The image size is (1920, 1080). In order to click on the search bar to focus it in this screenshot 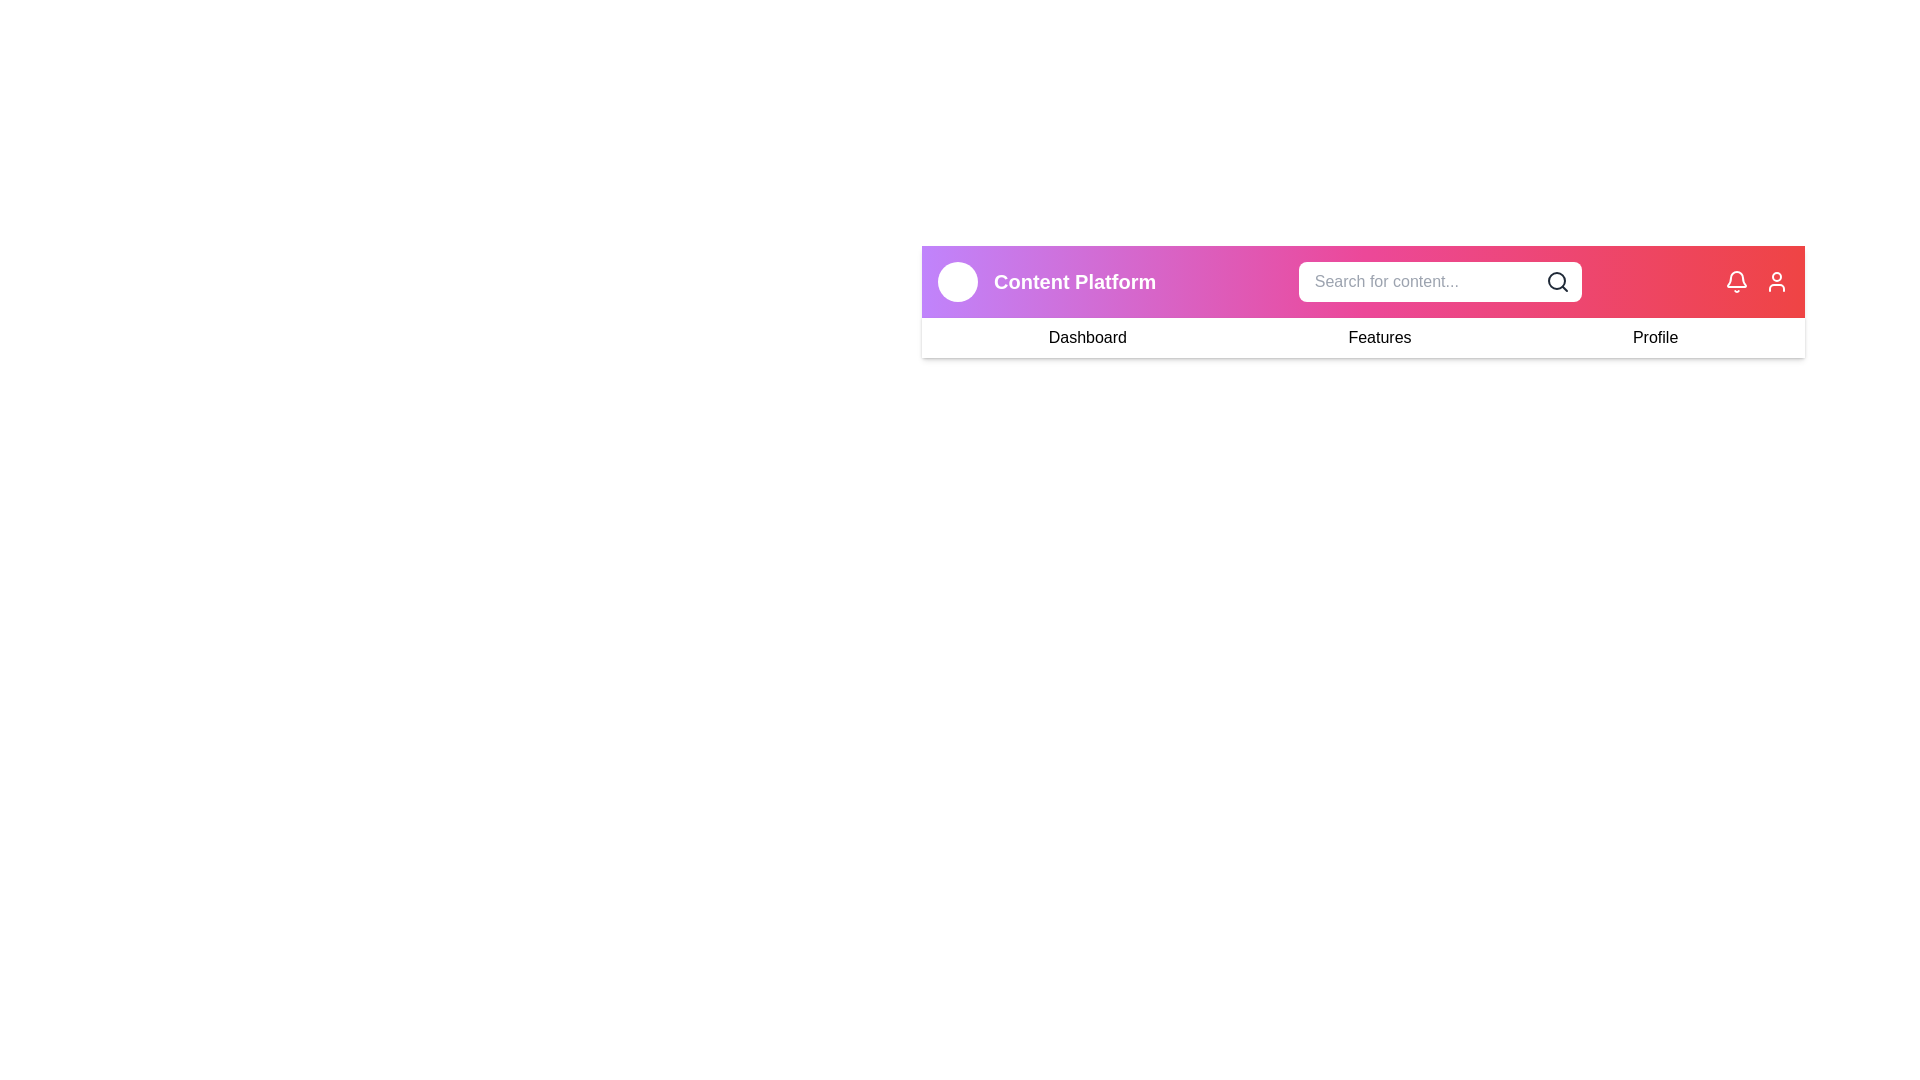, I will do `click(1440, 281)`.